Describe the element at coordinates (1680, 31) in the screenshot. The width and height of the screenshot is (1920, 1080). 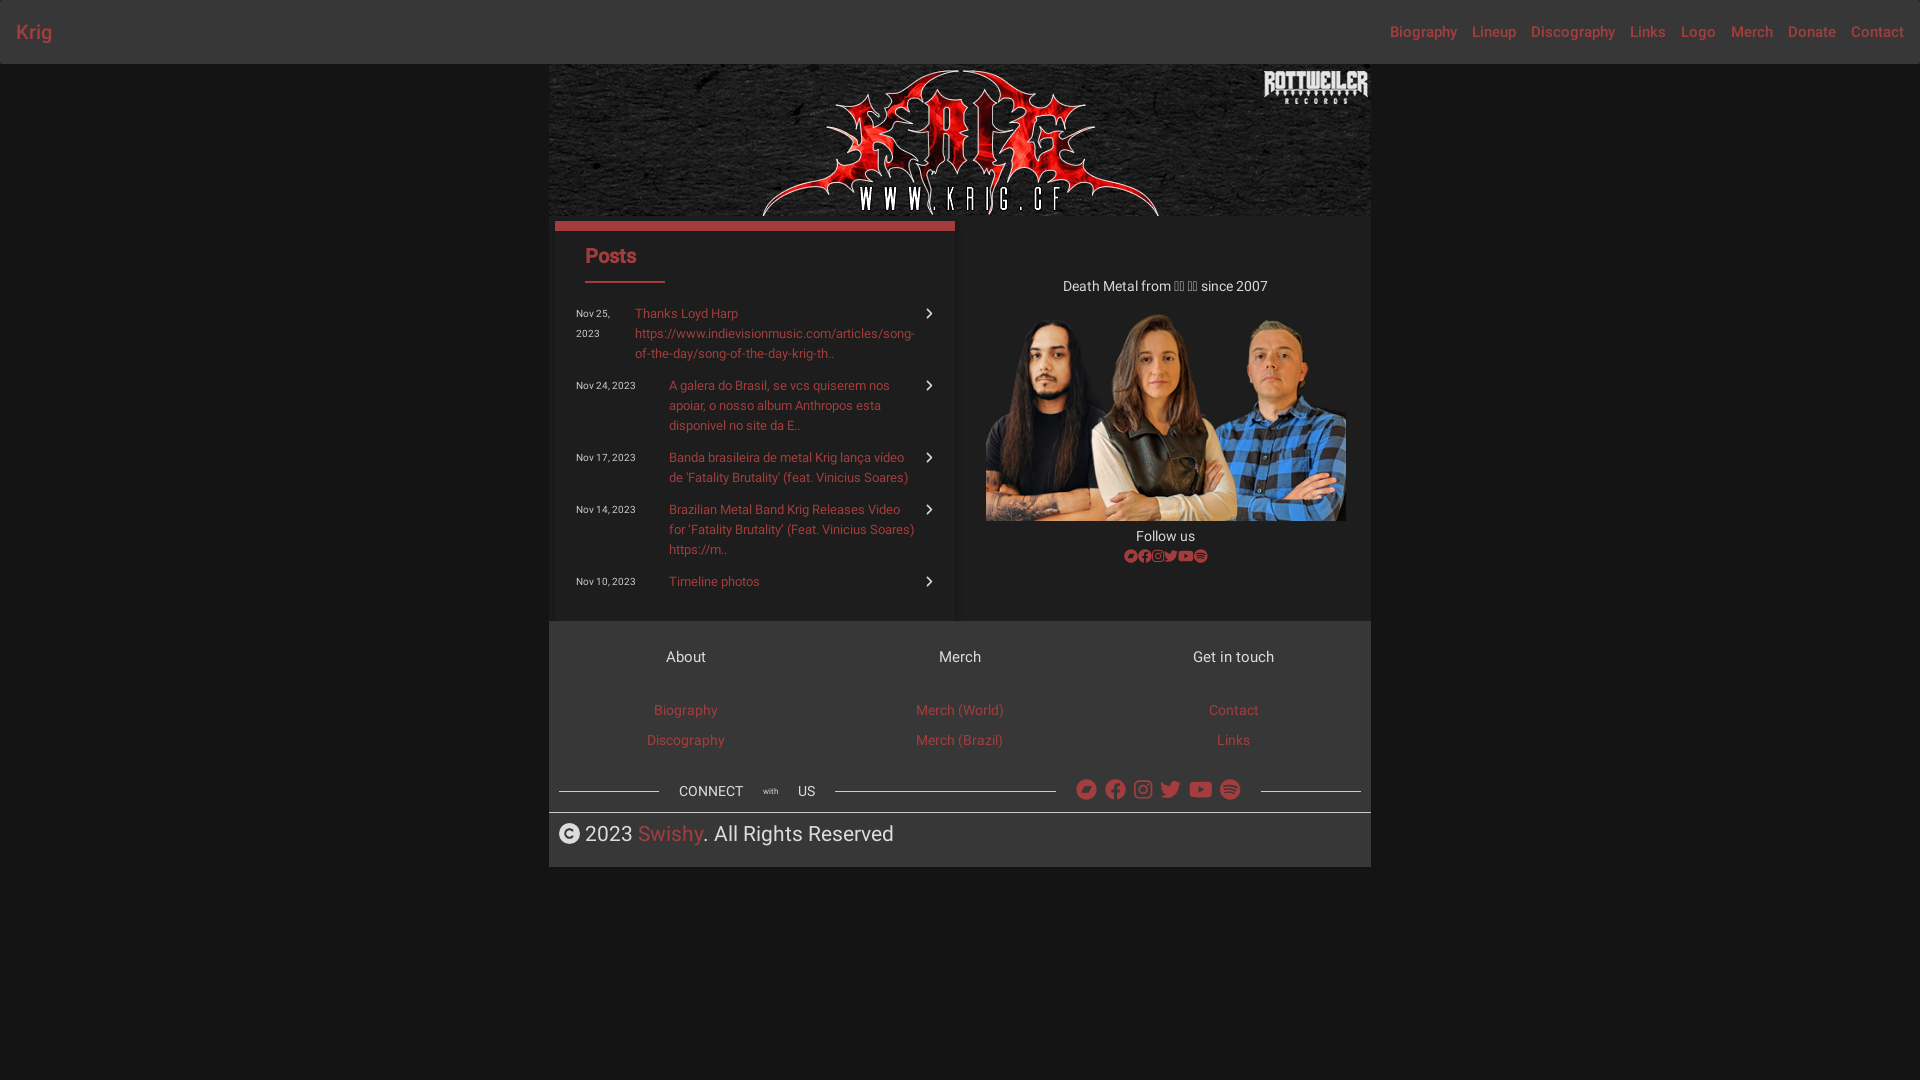
I see `'Logo'` at that location.